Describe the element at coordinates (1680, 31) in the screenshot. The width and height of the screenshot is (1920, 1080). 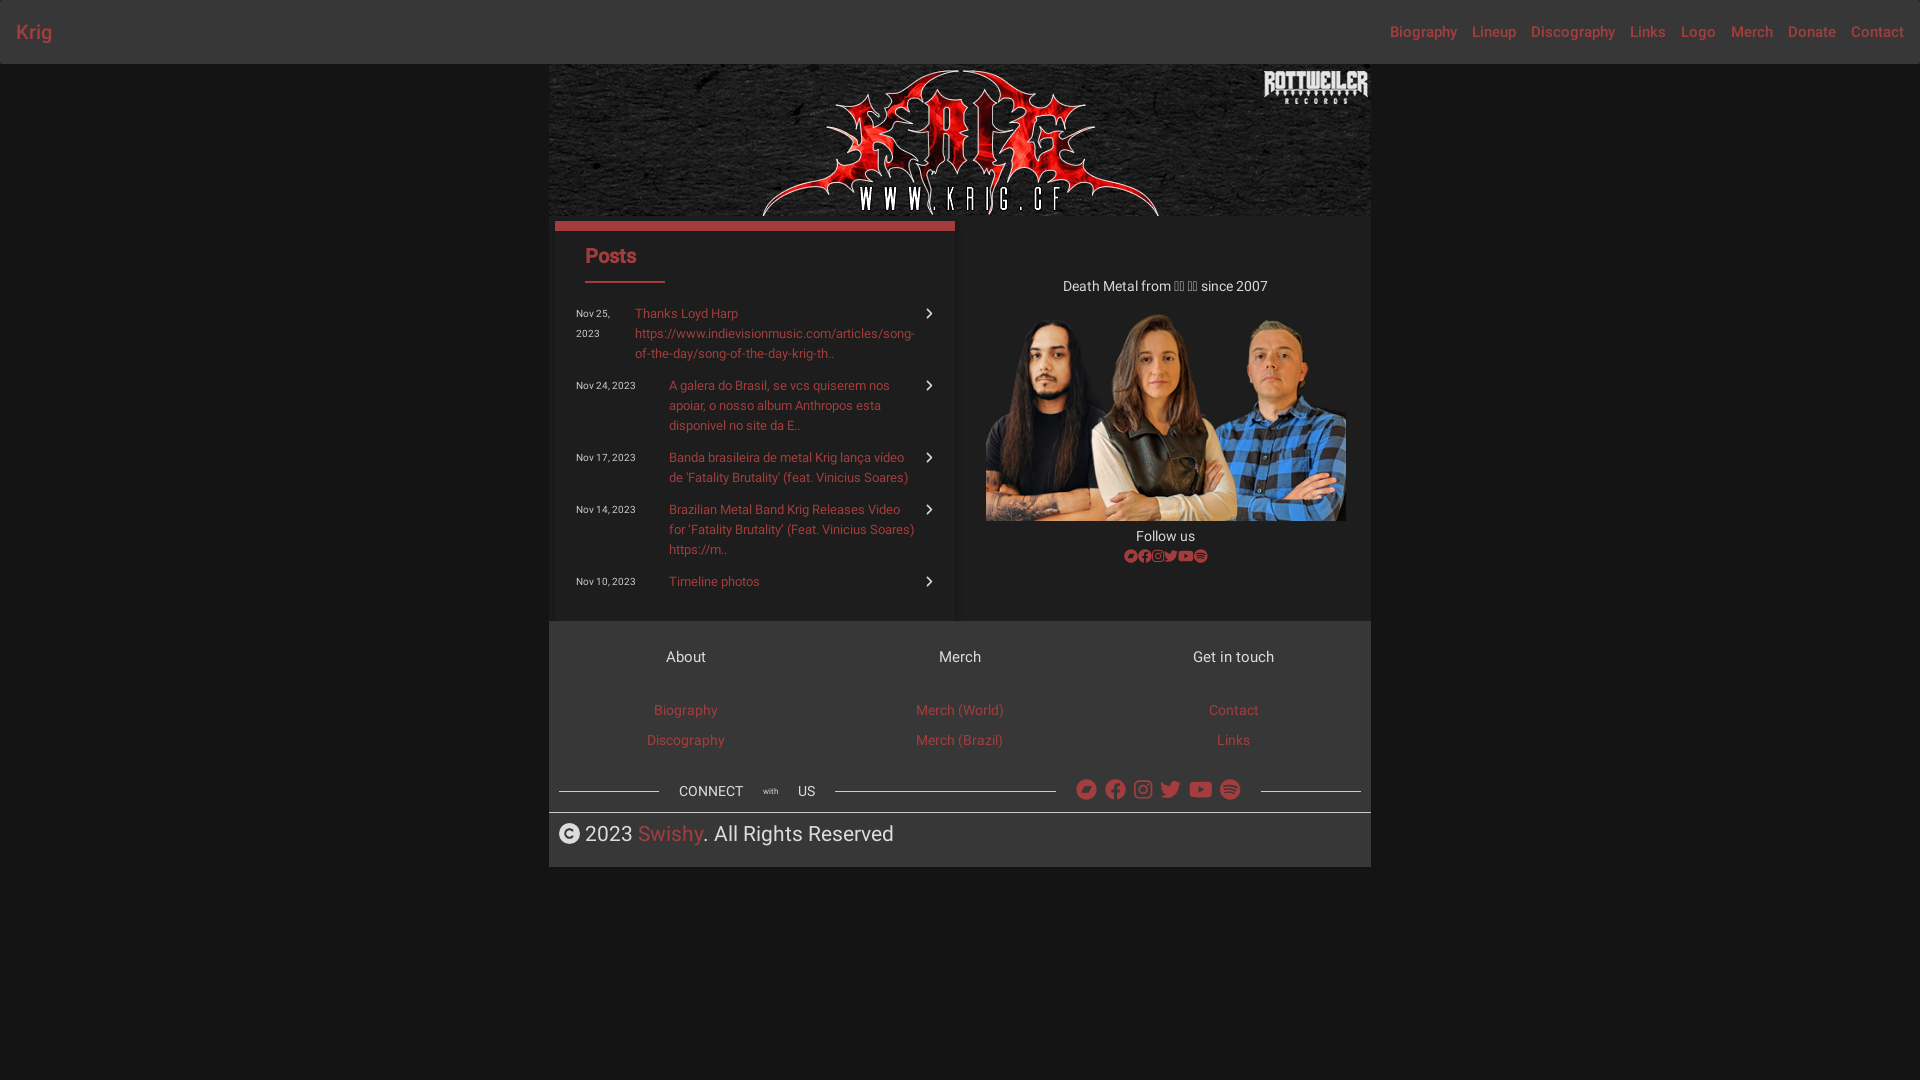
I see `'Logo'` at that location.